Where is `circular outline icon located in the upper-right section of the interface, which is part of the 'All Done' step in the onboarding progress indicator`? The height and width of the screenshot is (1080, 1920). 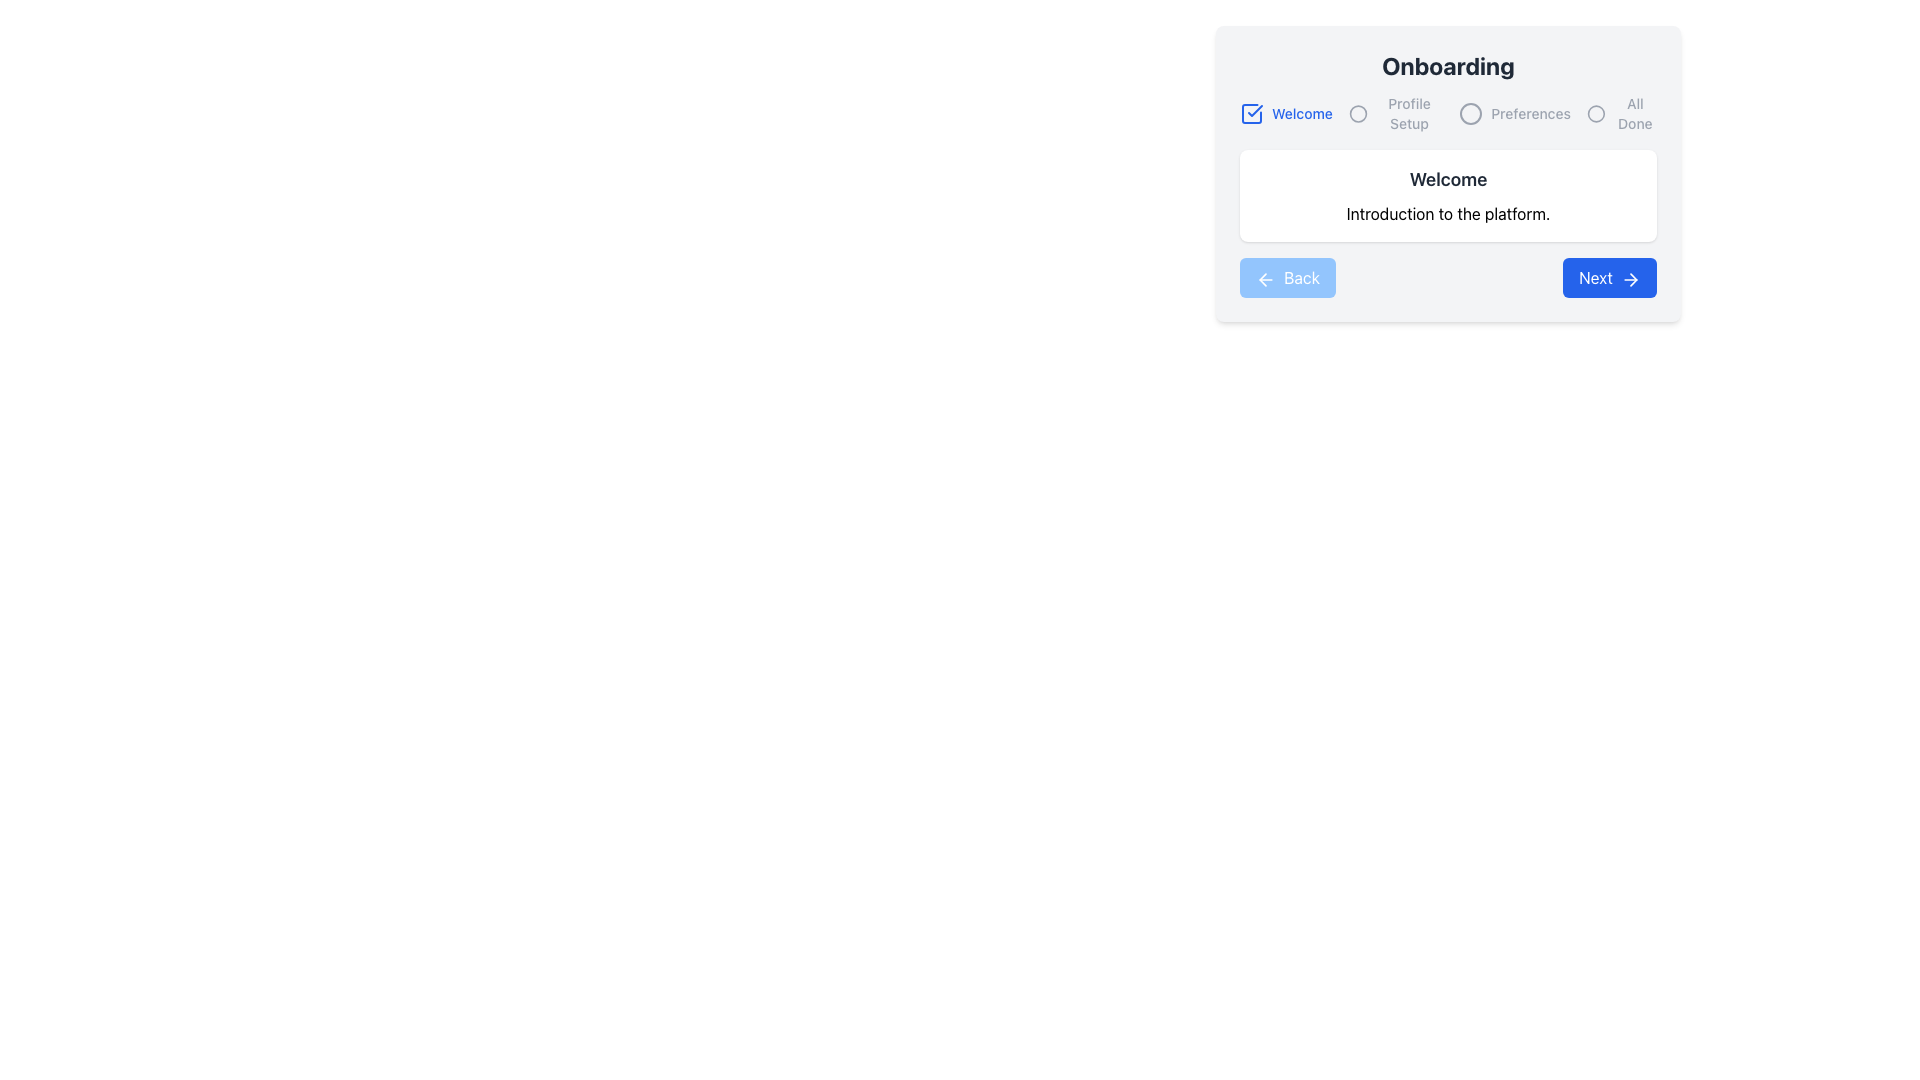
circular outline icon located in the upper-right section of the interface, which is part of the 'All Done' step in the onboarding progress indicator is located at coordinates (1595, 114).